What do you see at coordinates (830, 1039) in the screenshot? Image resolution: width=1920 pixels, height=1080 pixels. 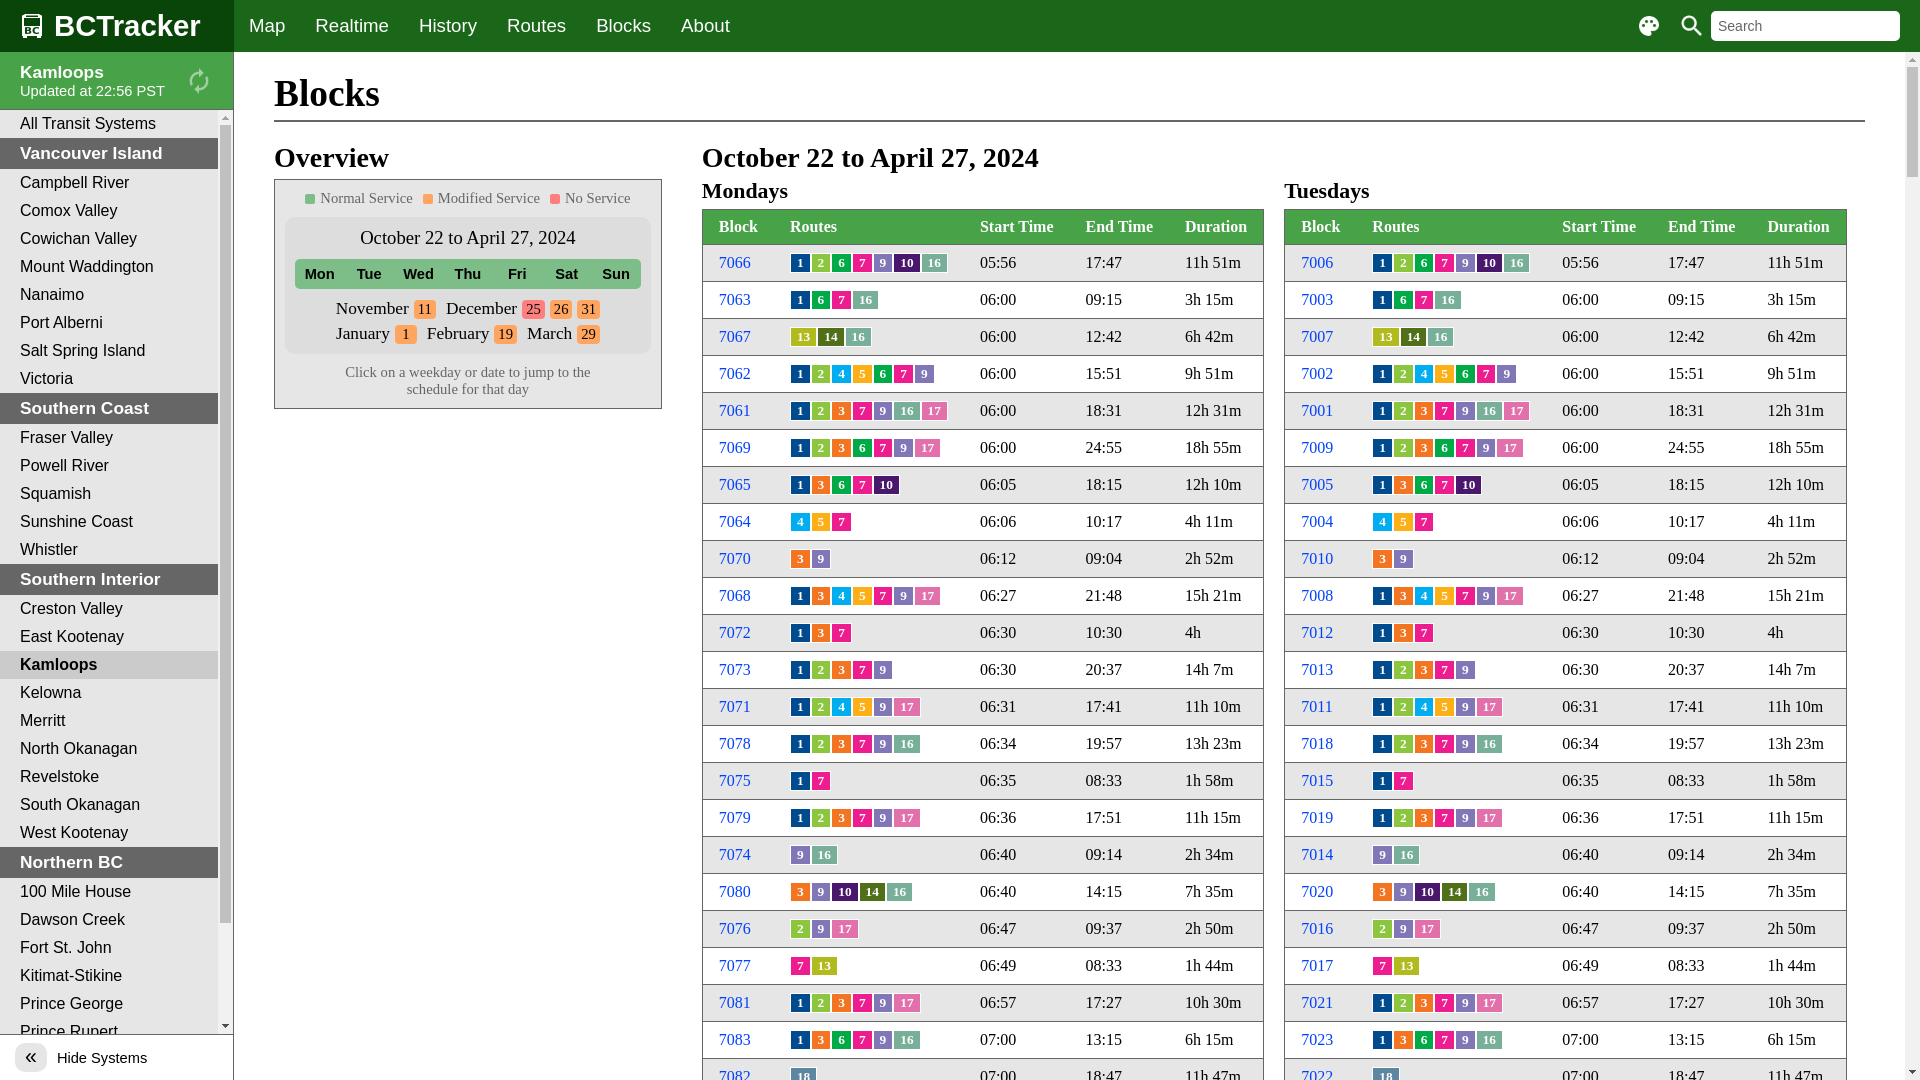 I see `'6'` at bounding box center [830, 1039].